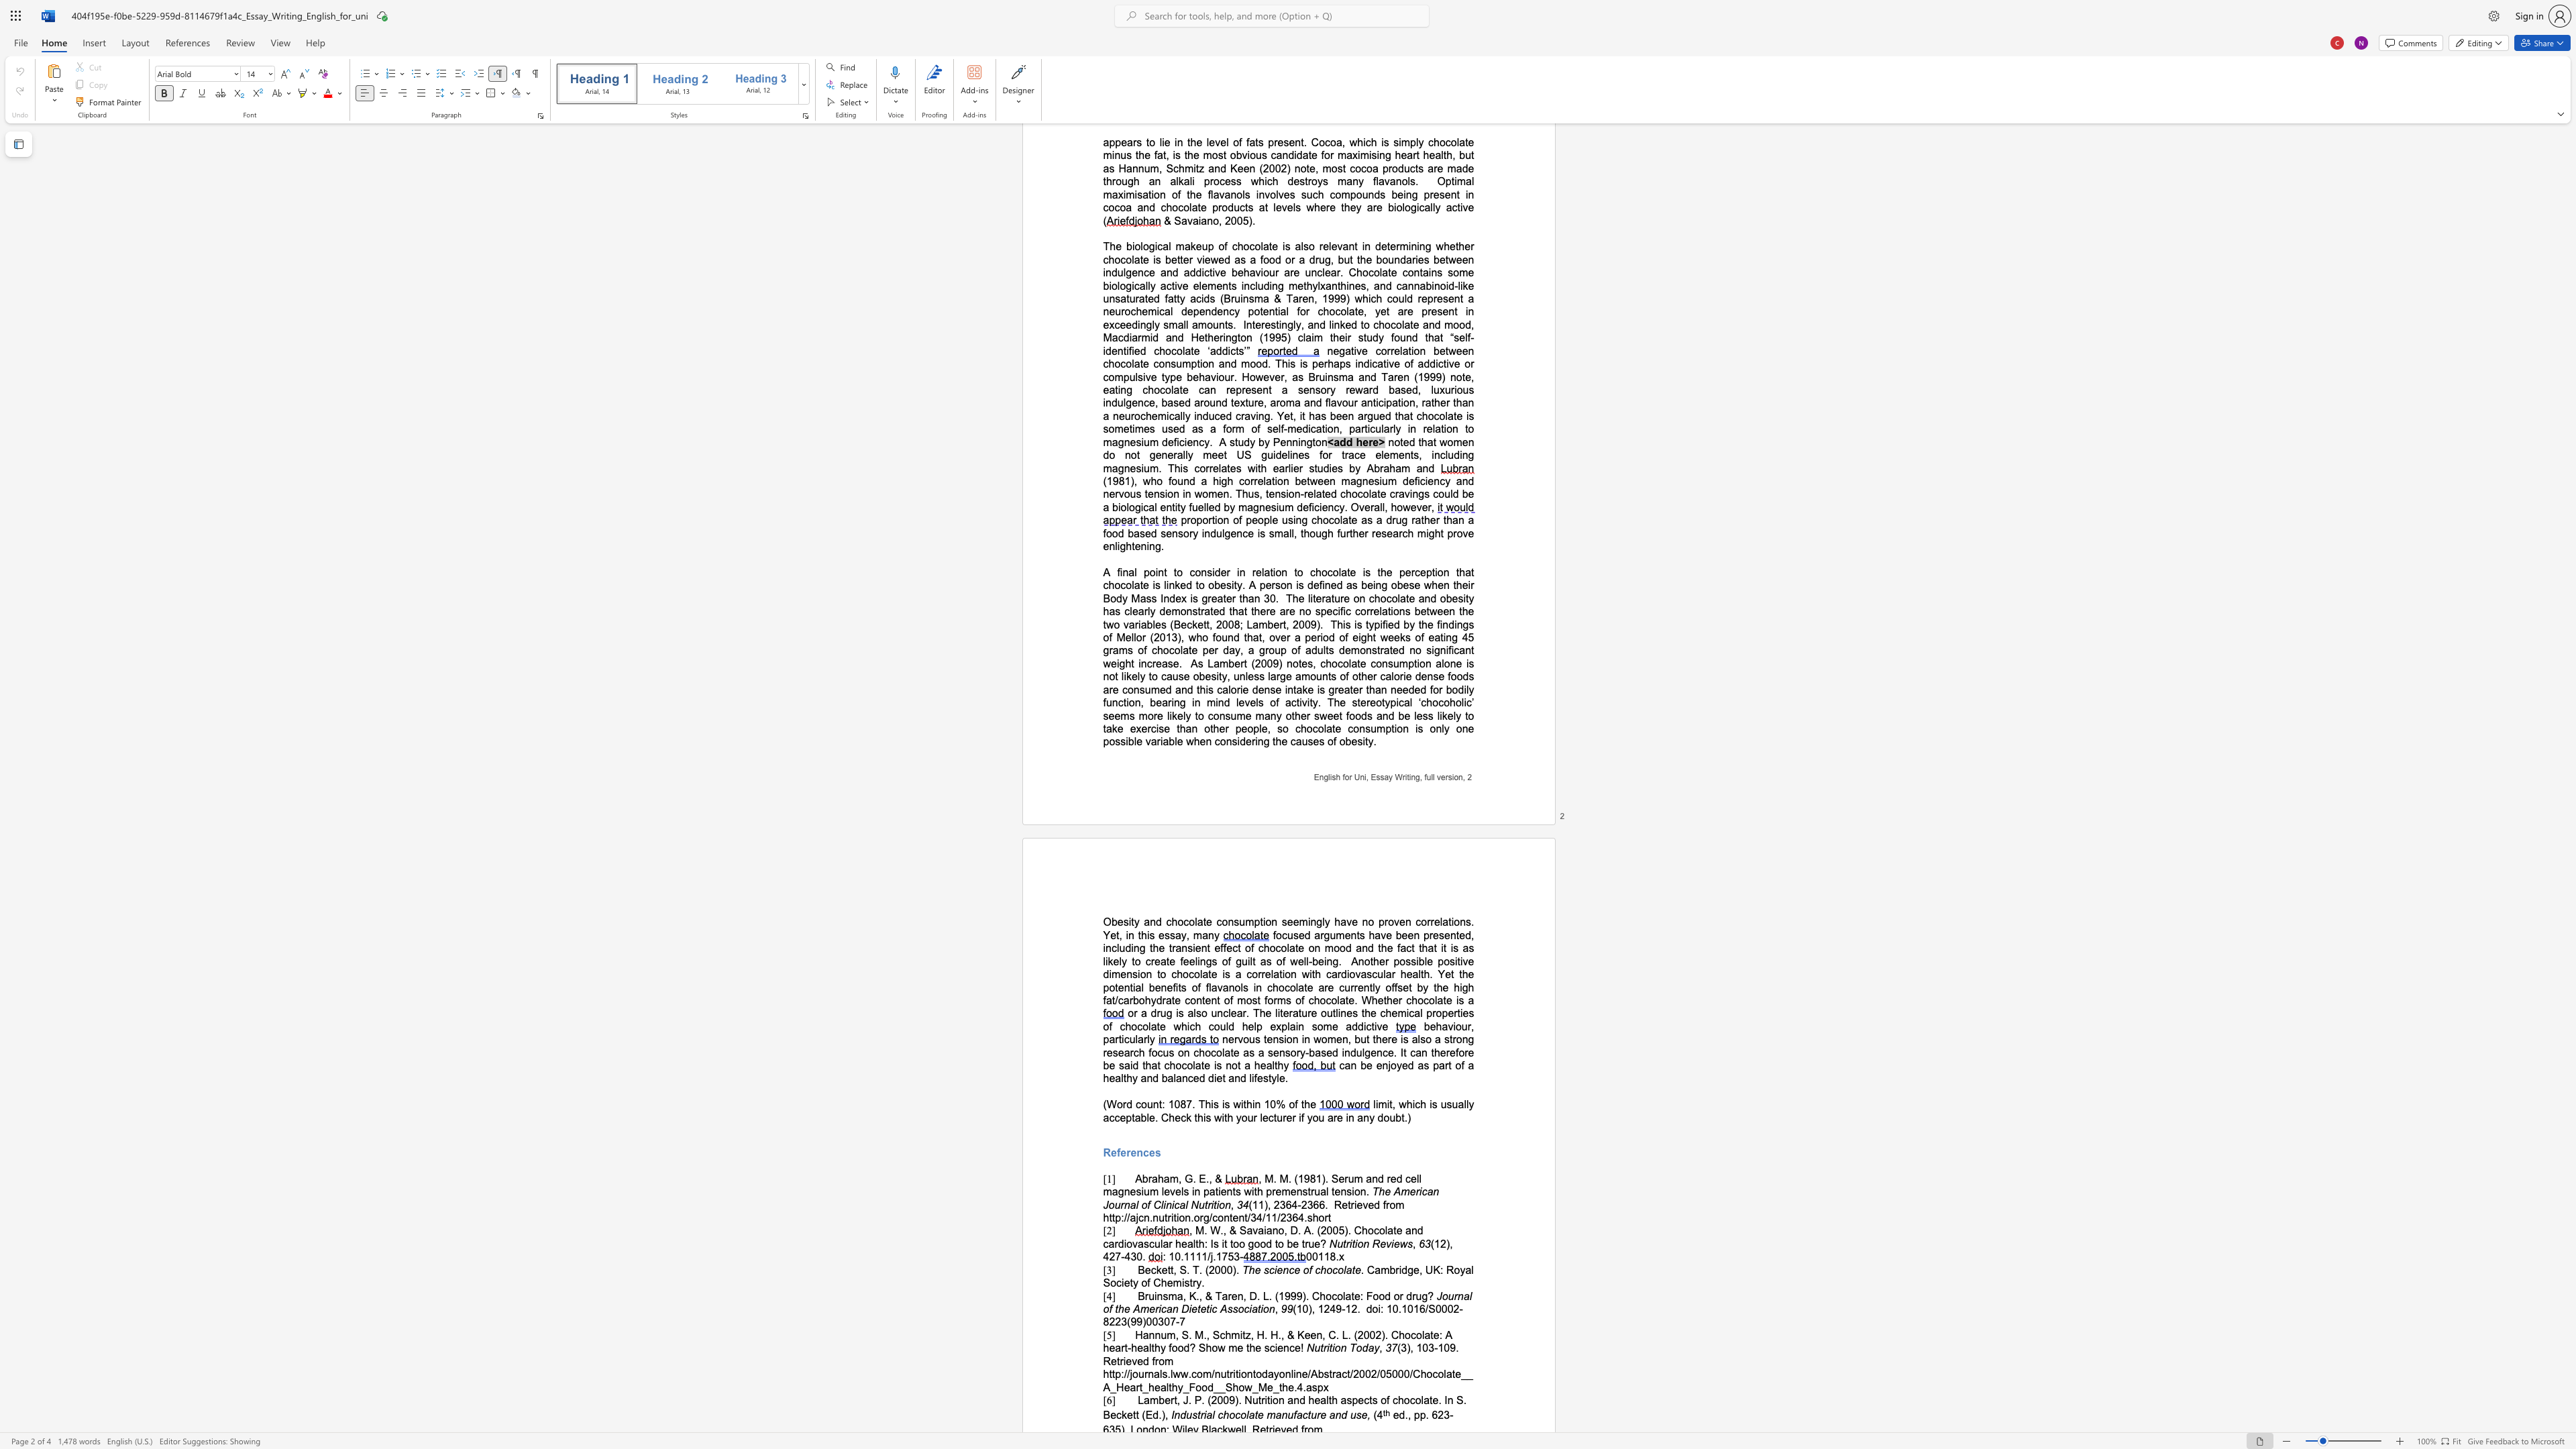 The height and width of the screenshot is (1449, 2576). What do you see at coordinates (1428, 1000) in the screenshot?
I see `the subset text "ola" within the text "Whether chocolate is a"` at bounding box center [1428, 1000].